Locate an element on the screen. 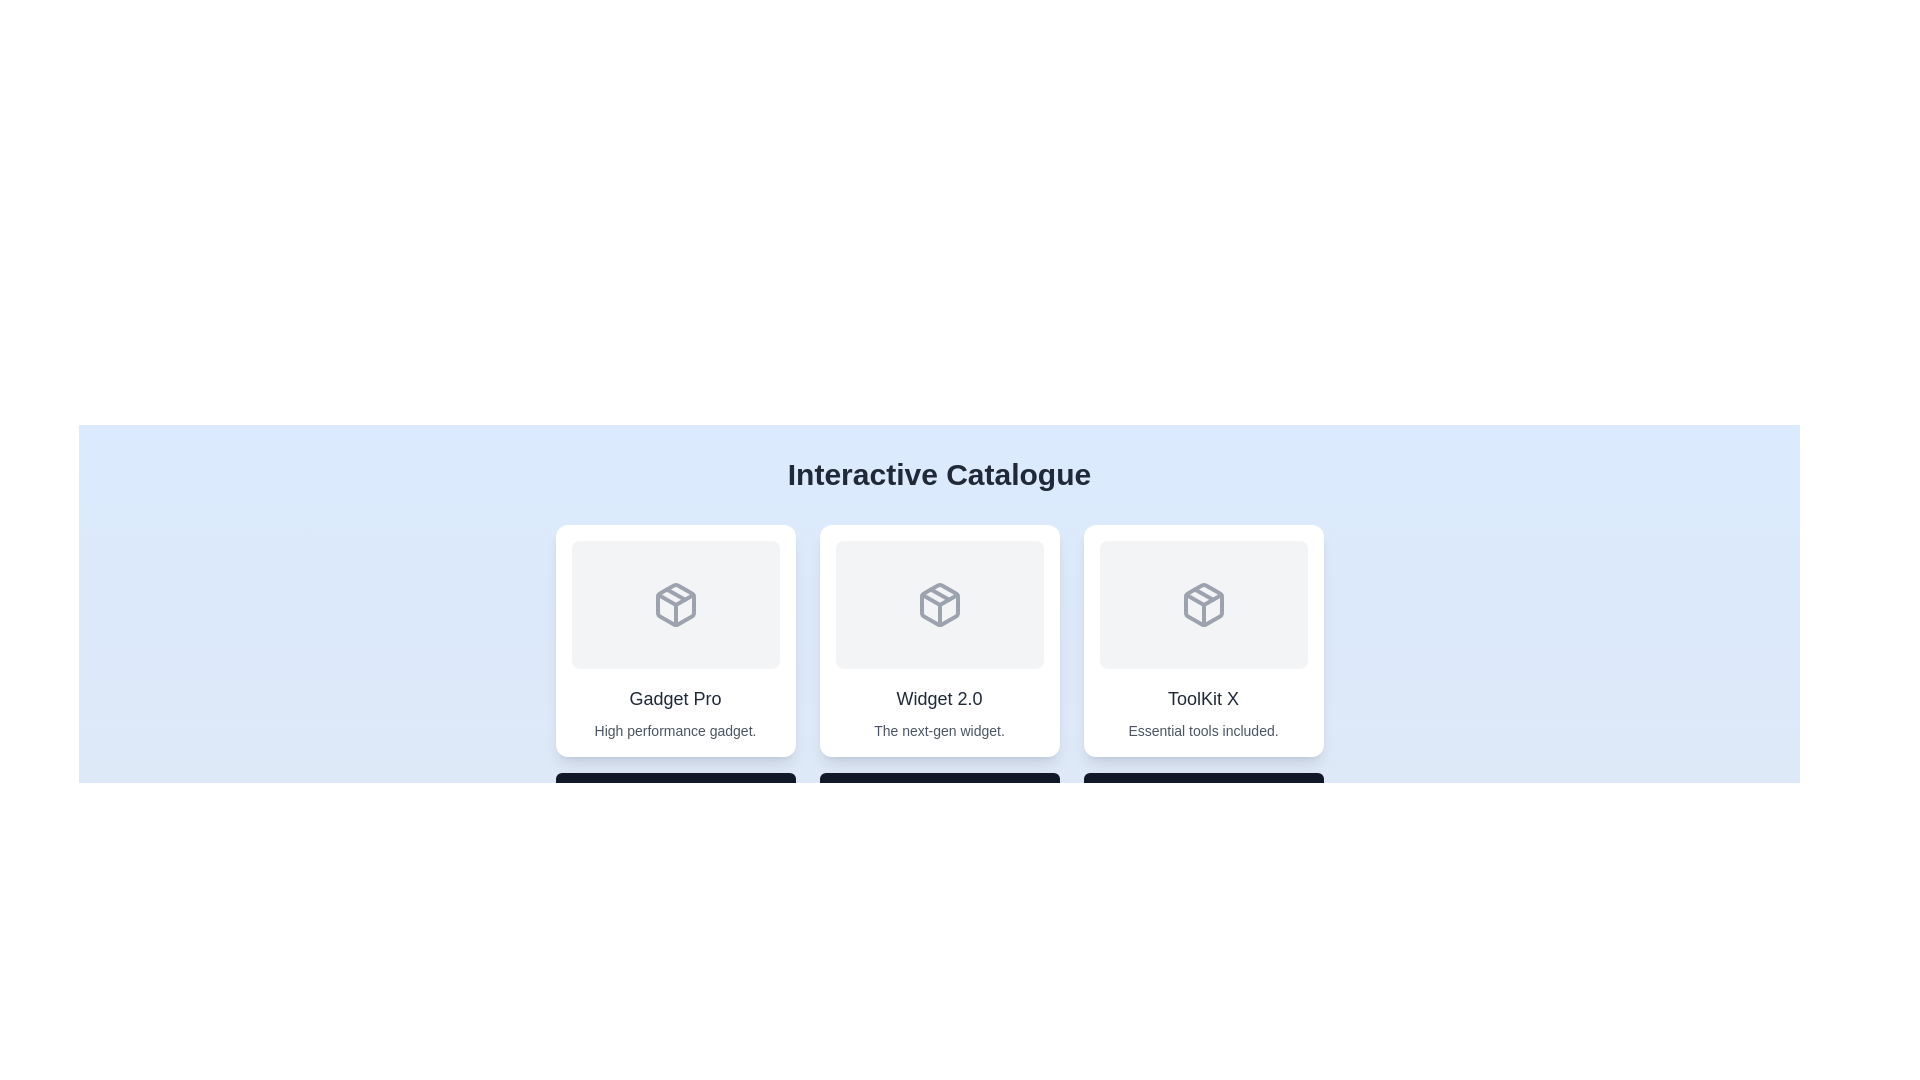 This screenshot has width=1920, height=1080. text label that displays the name of the card item 'ToolKit X', which is located in the bottom section of the card display, beneath an icon and above a smaller descriptive text element is located at coordinates (1202, 697).